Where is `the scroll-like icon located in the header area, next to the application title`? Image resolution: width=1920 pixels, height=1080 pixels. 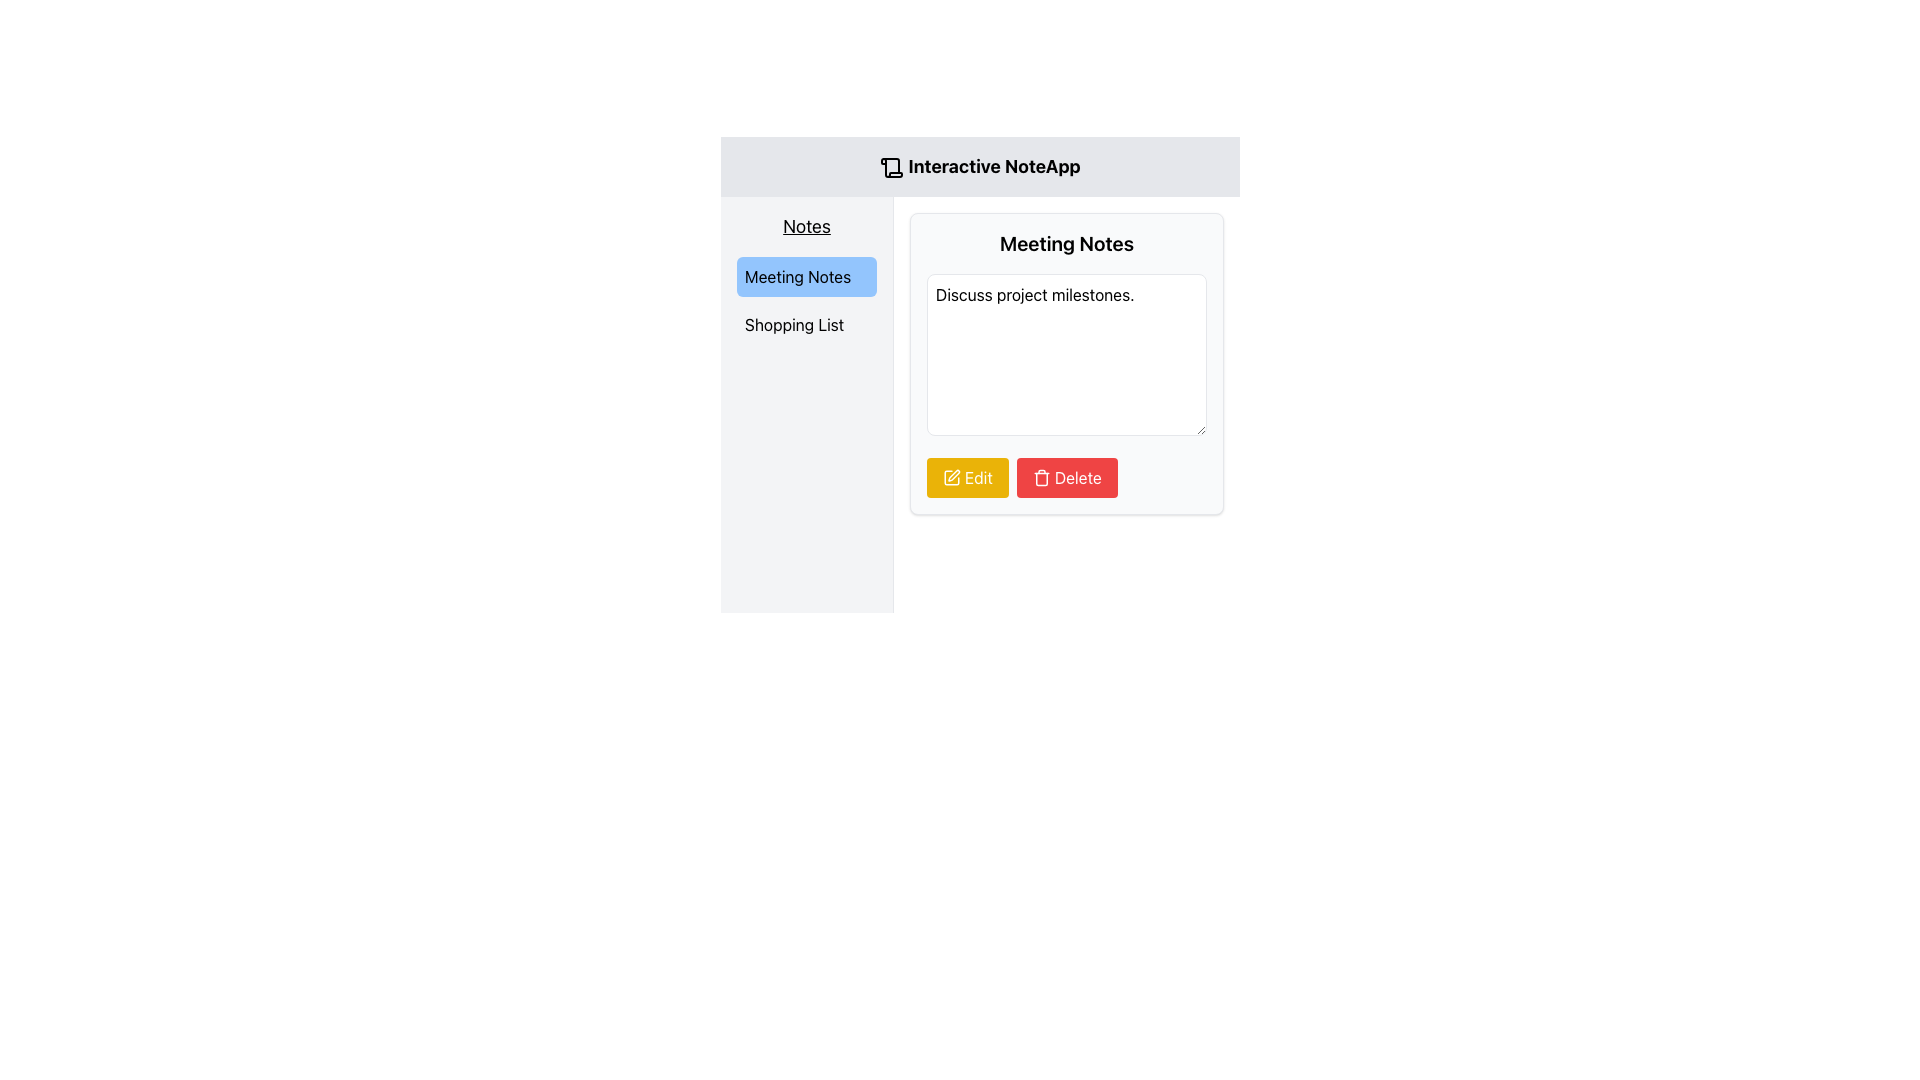
the scroll-like icon located in the header area, next to the application title is located at coordinates (891, 167).